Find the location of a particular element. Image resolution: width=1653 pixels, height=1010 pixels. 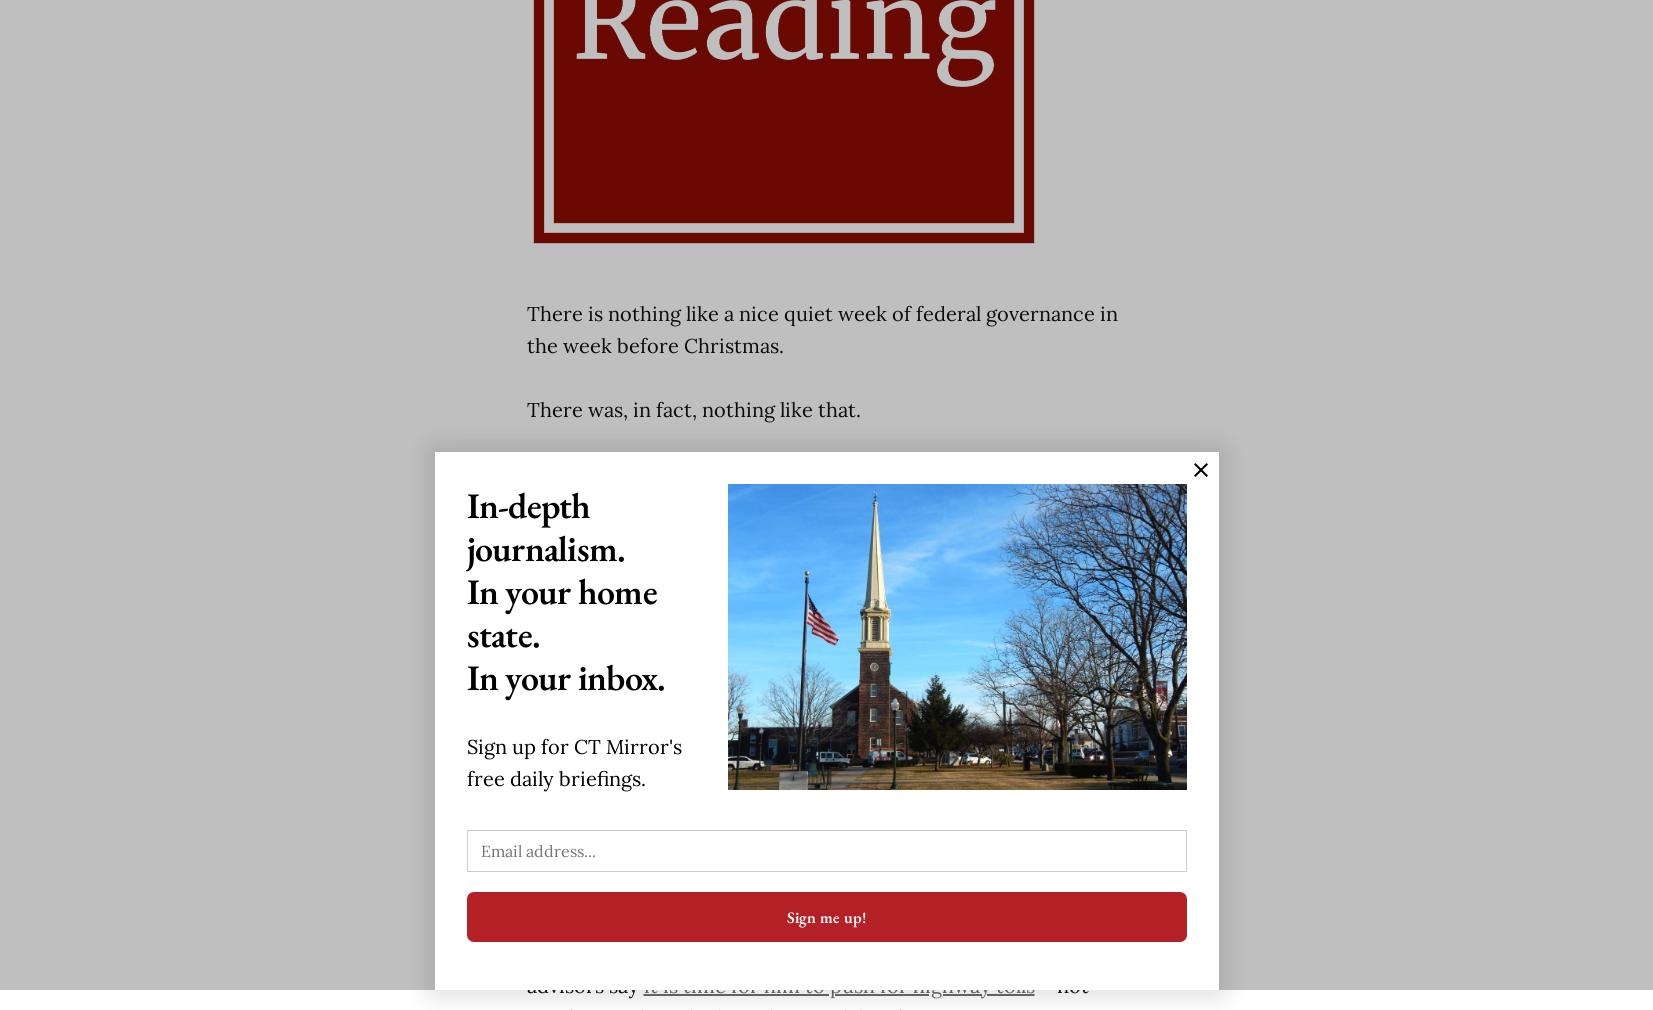

'In your inbox.' is located at coordinates (564, 676).